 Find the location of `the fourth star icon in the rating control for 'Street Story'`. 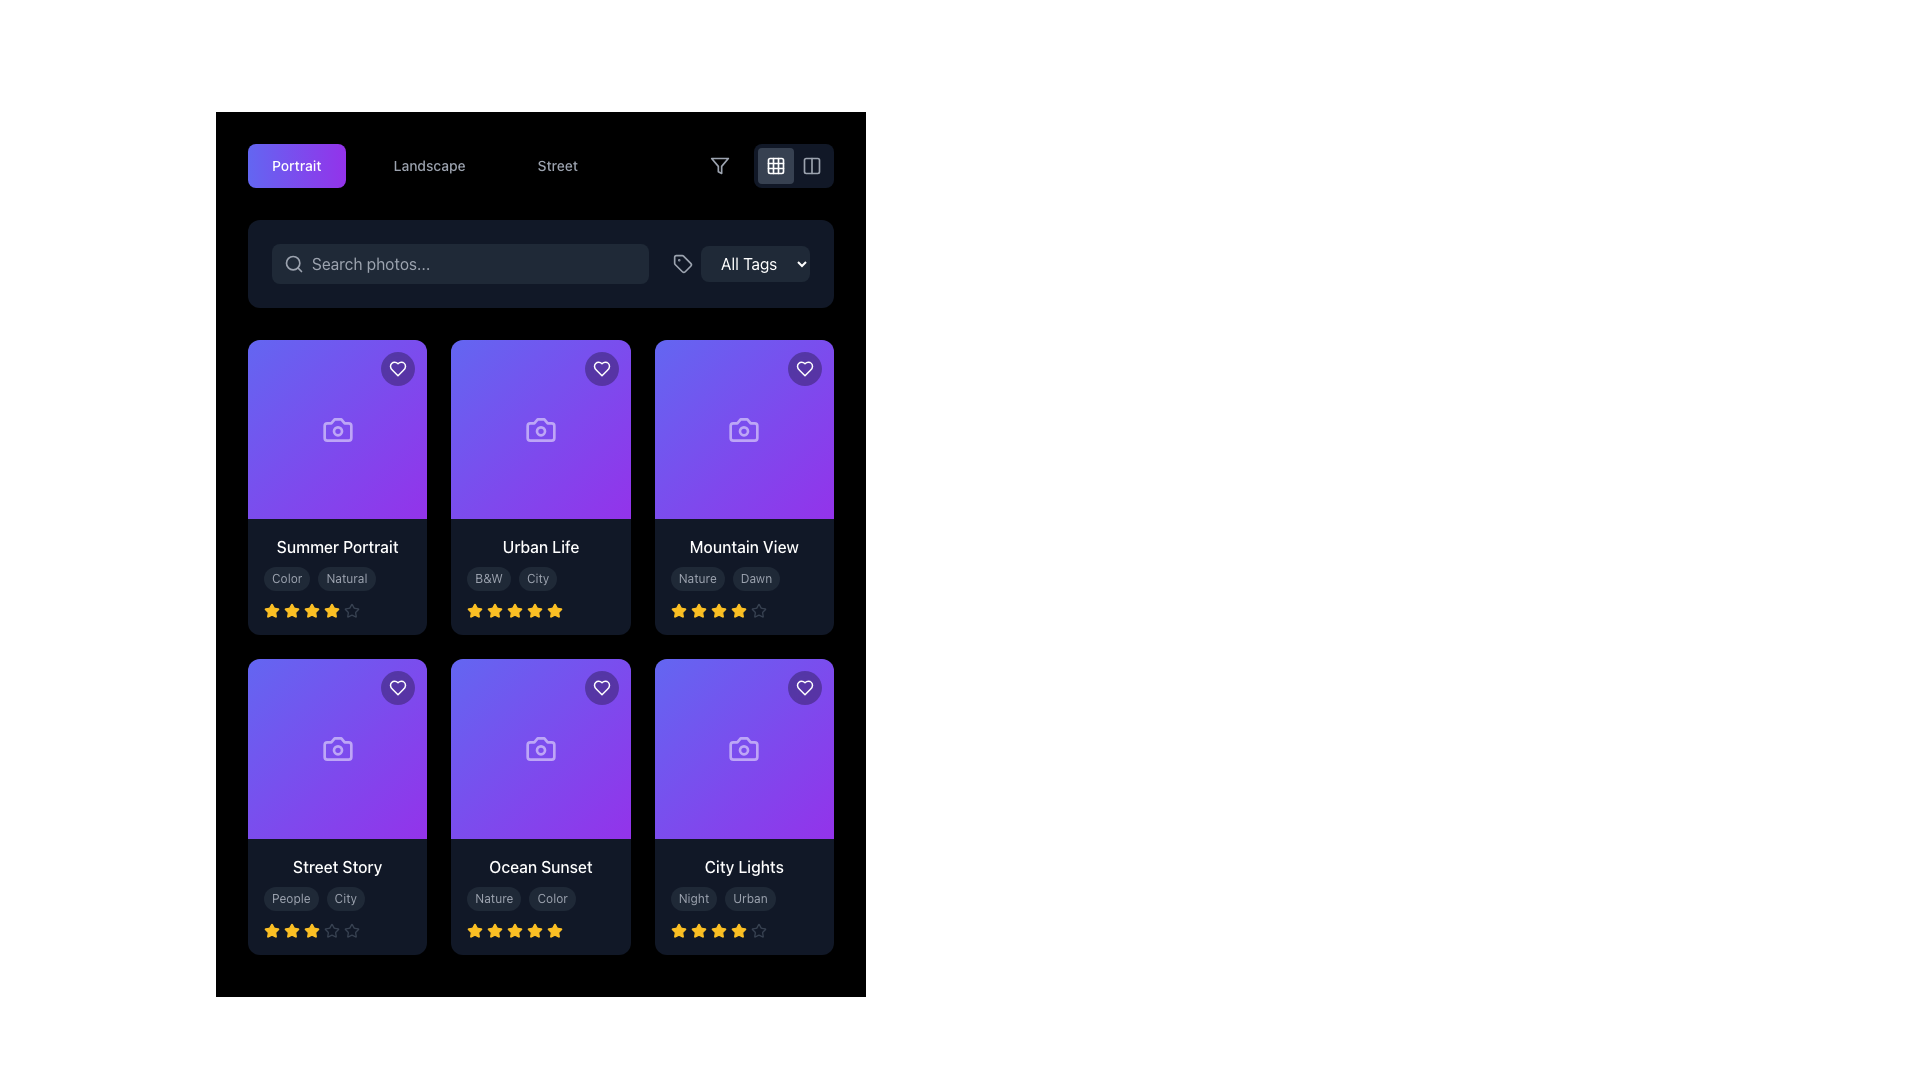

the fourth star icon in the rating control for 'Street Story' is located at coordinates (311, 929).